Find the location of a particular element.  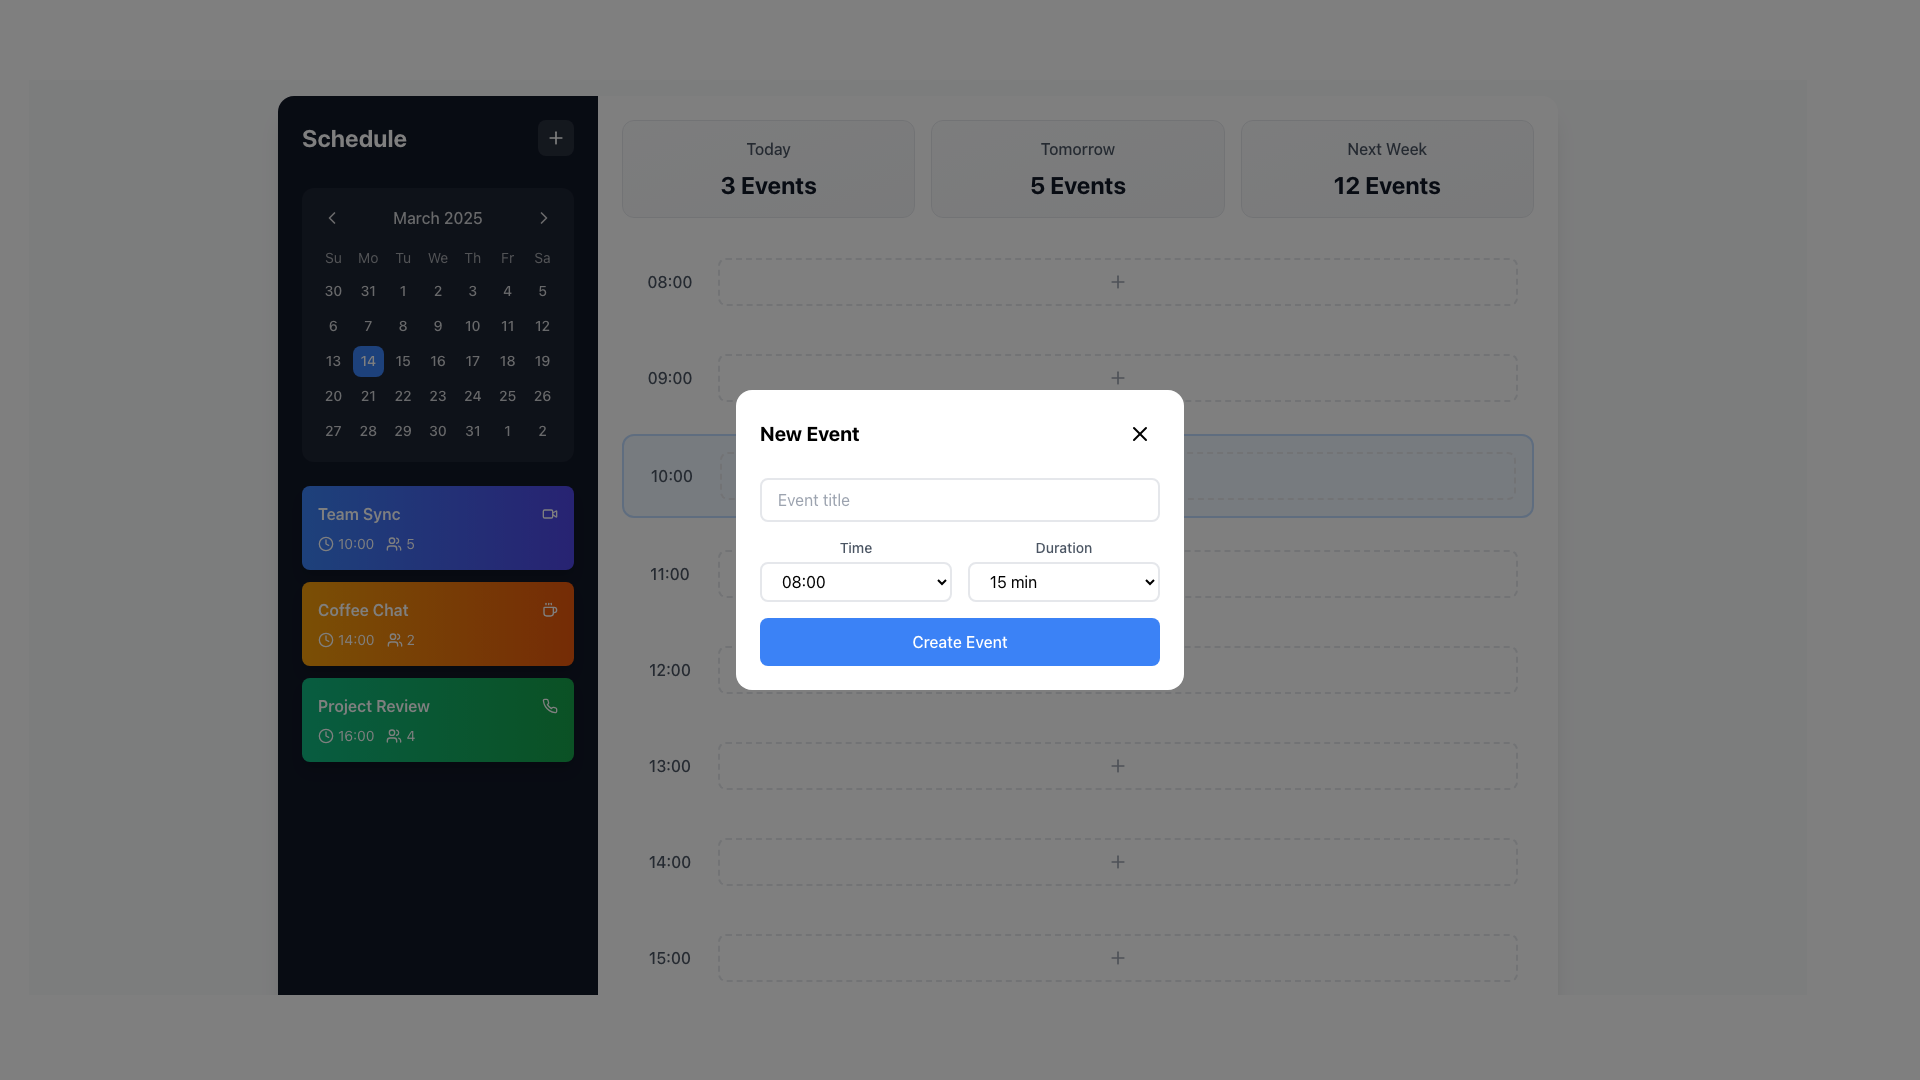

the phone receiver icon located in the bottom-right corner of the 'Project Review' event block to initiate the call interface is located at coordinates (550, 704).